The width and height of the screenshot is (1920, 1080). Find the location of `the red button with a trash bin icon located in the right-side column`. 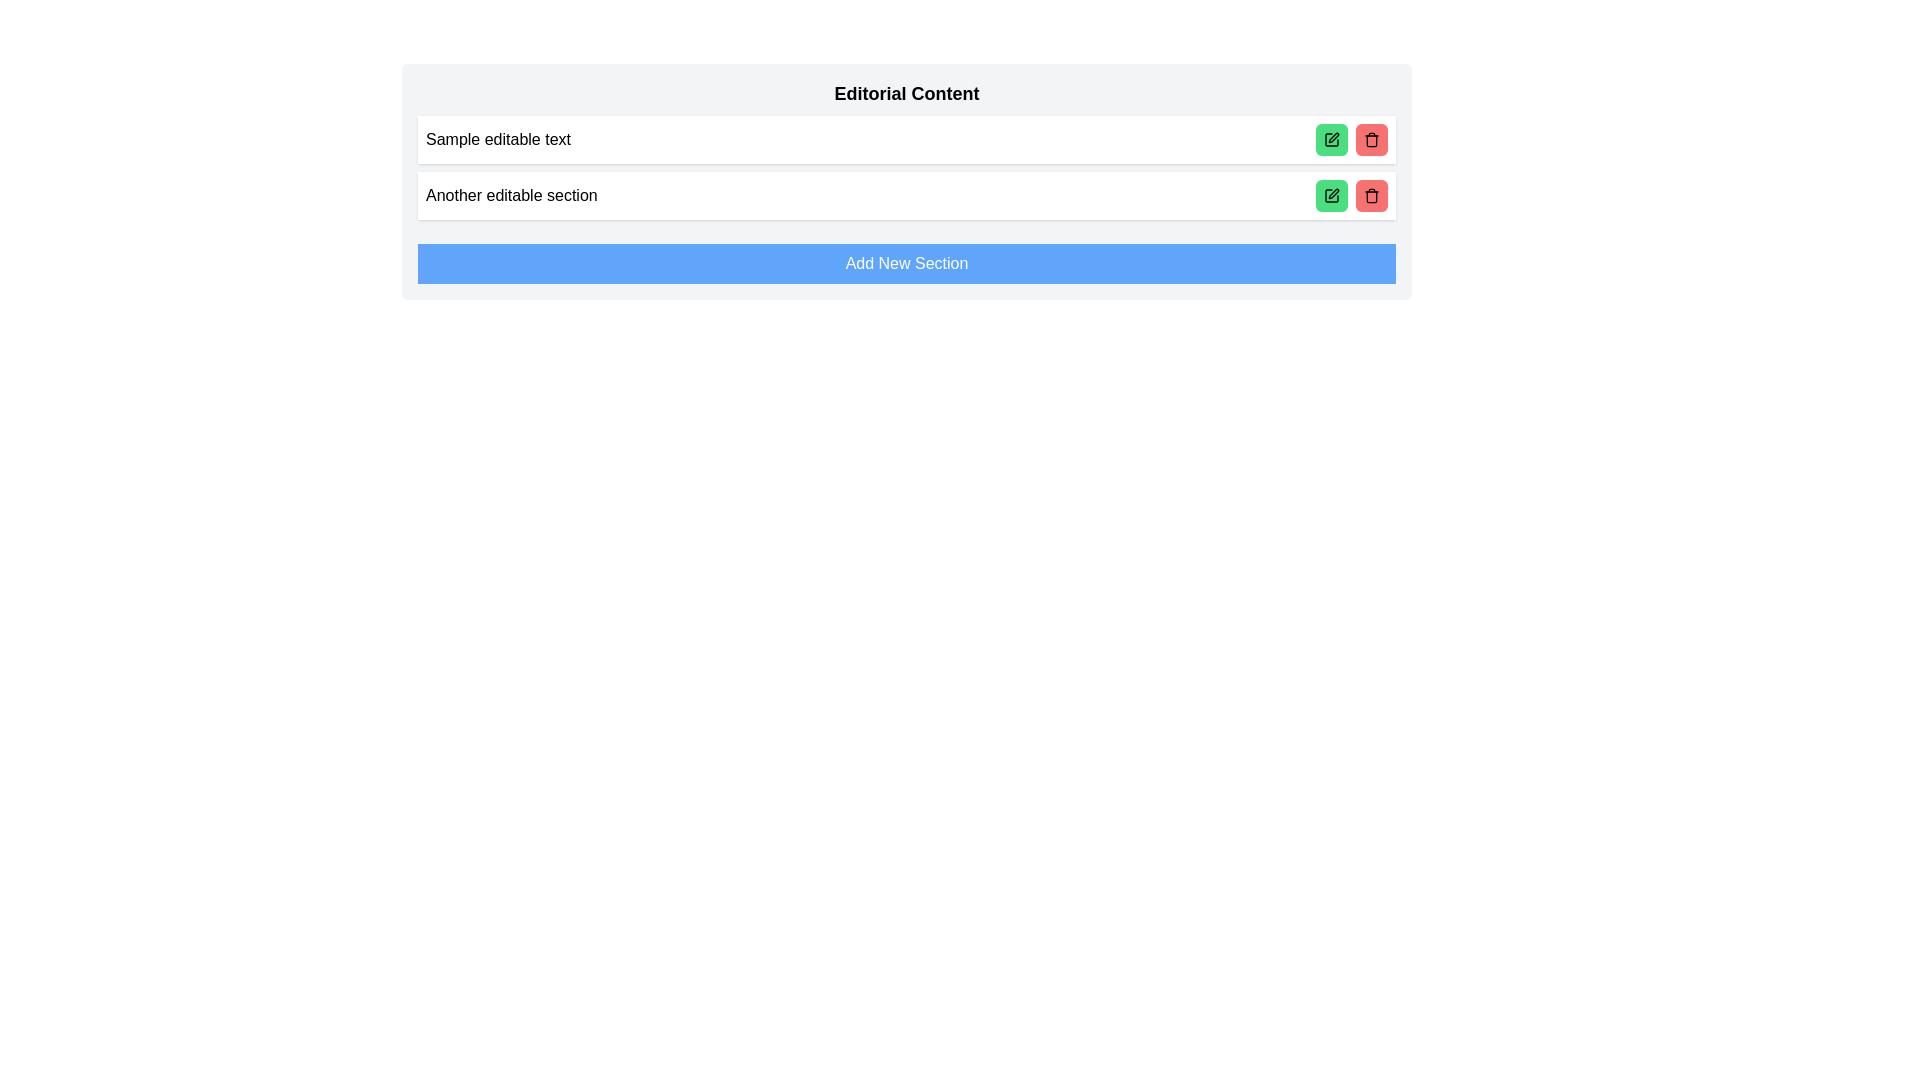

the red button with a trash bin icon located in the right-side column is located at coordinates (1371, 138).